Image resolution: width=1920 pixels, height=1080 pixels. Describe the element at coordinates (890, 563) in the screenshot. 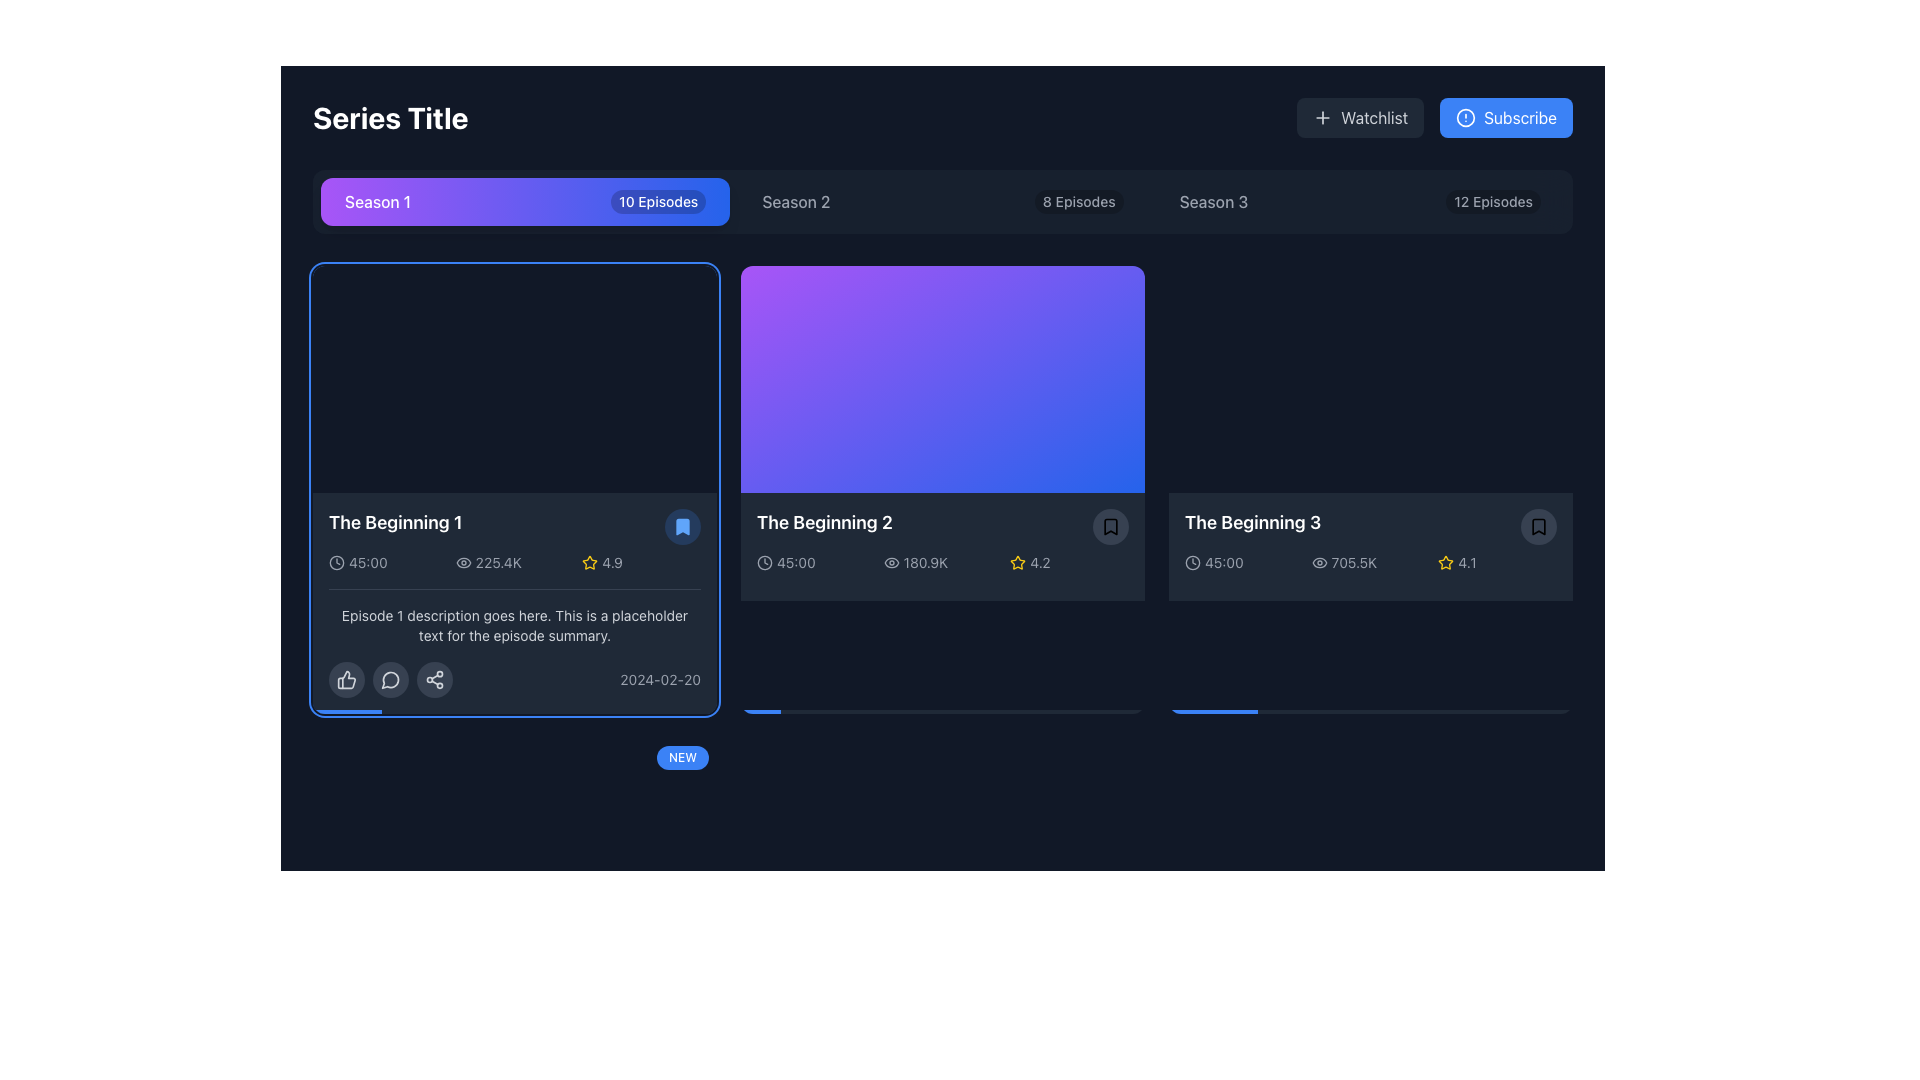

I see `the eye icon representing visibility or preview features located in the bottom-right corner of 'The Beginning 1' card` at that location.